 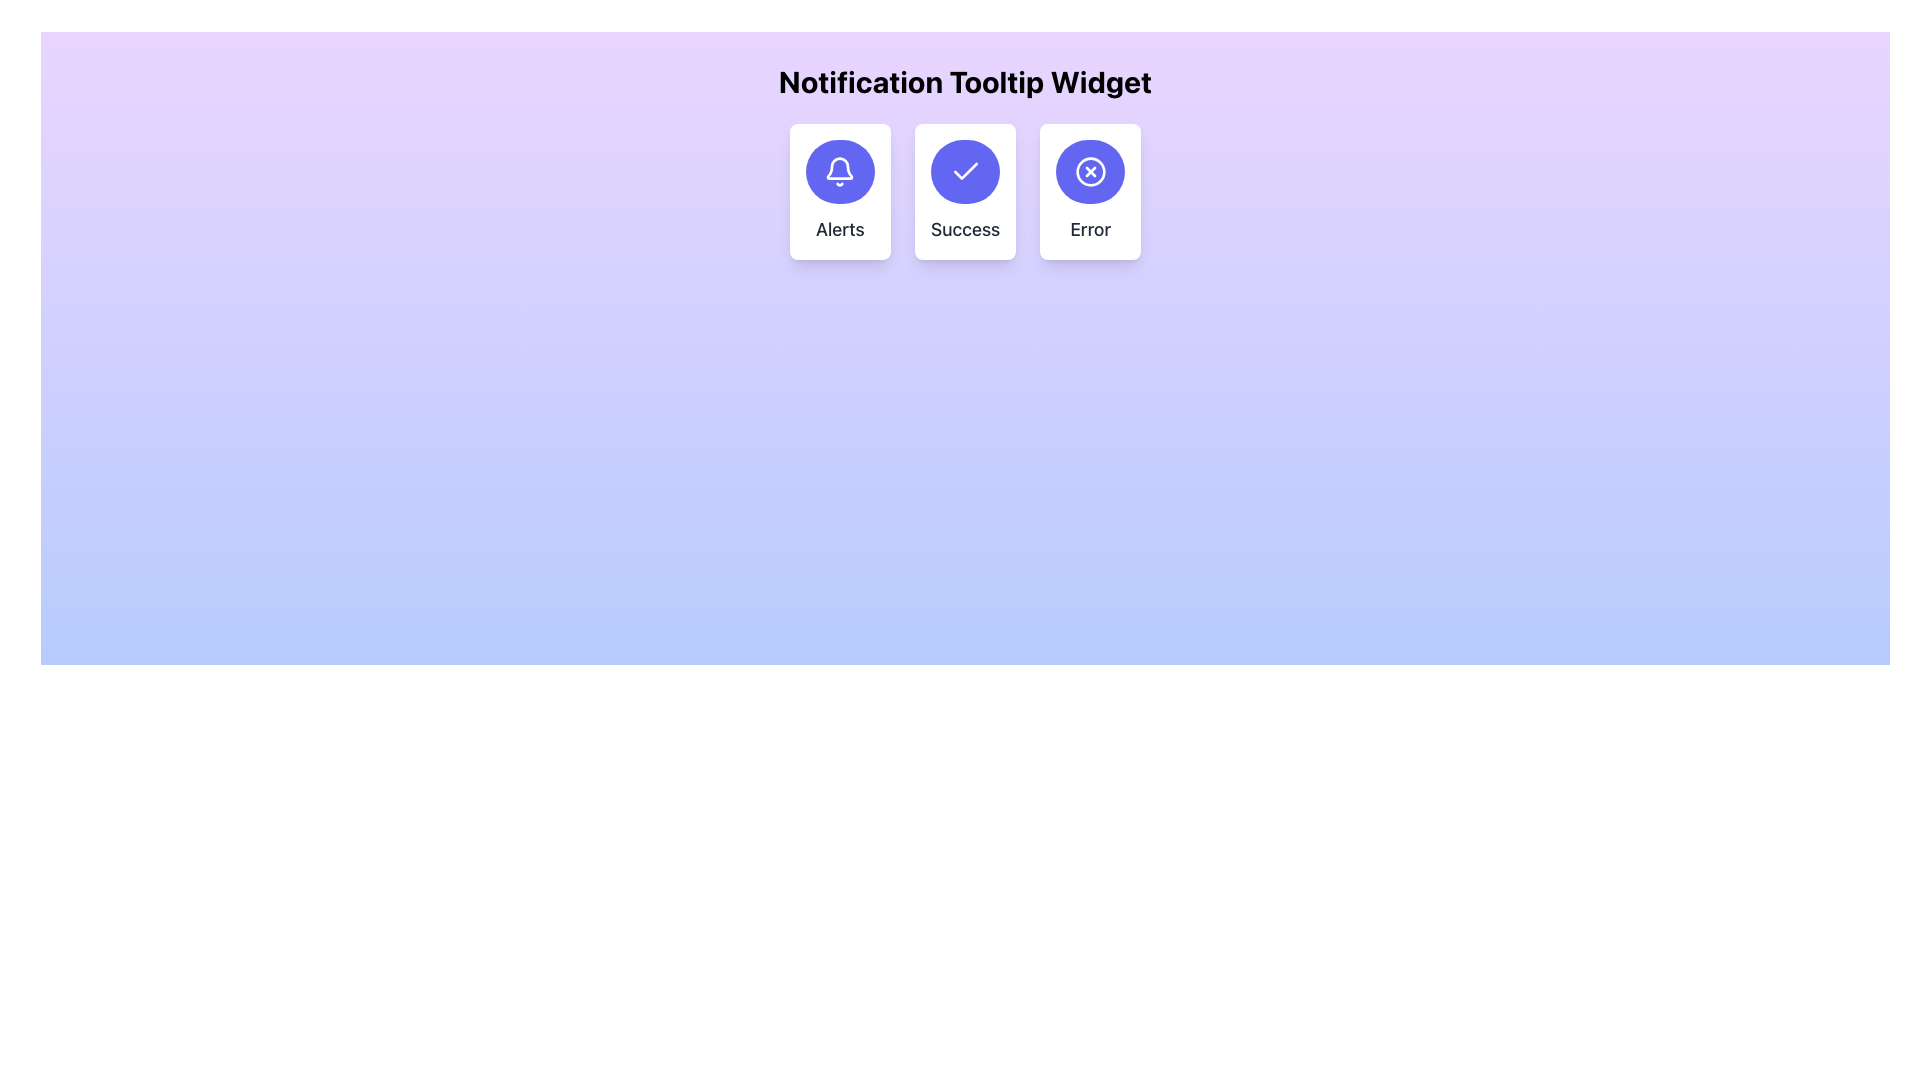 What do you see at coordinates (840, 171) in the screenshot?
I see `the notification icon button depicted by a bell icon, located at the center of the 'Alerts' card beneath the 'Notification Tooltip Widget' title` at bounding box center [840, 171].